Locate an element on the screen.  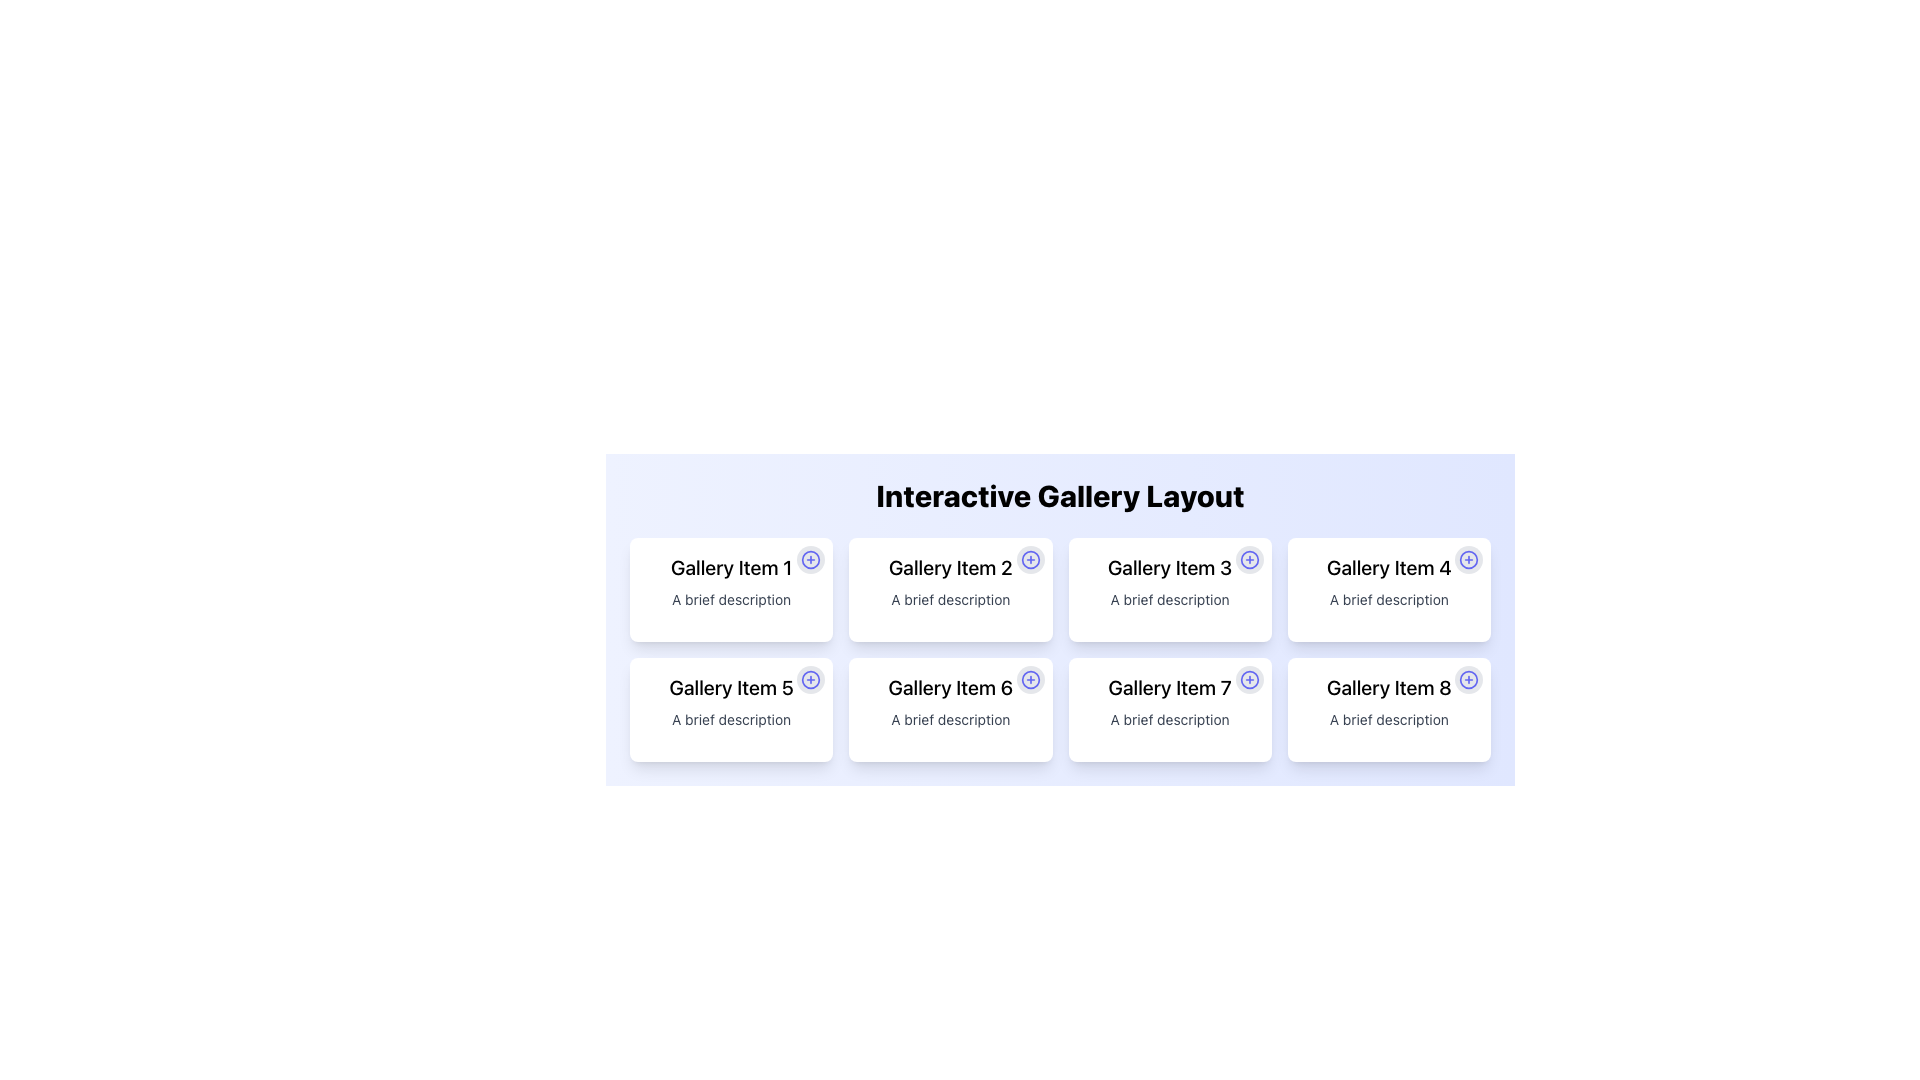
the small circular button with a blue plus sign located in the top-right corner of the card labeled 'Gallery Item 3' is located at coordinates (1248, 559).